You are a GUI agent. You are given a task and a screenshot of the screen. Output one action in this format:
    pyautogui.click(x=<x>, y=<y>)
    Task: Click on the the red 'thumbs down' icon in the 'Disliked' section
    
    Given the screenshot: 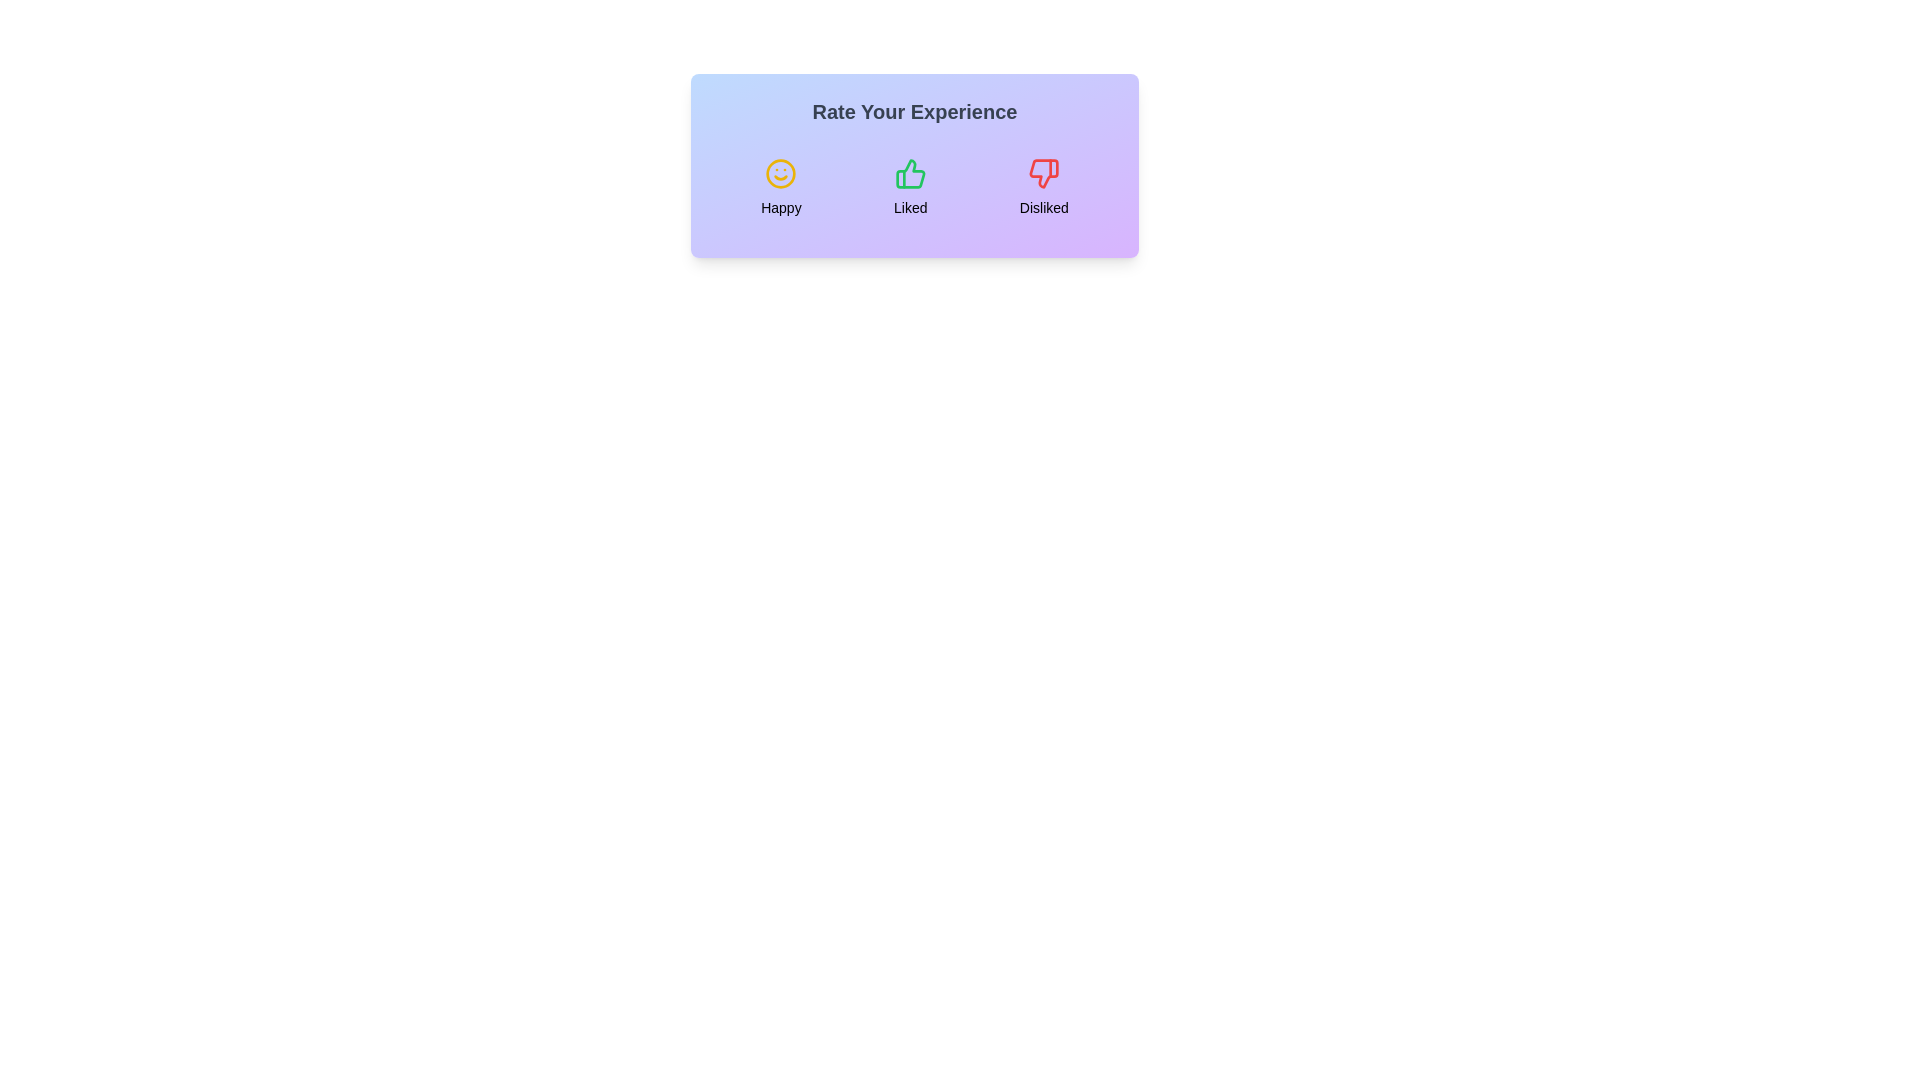 What is the action you would take?
    pyautogui.click(x=1043, y=172)
    